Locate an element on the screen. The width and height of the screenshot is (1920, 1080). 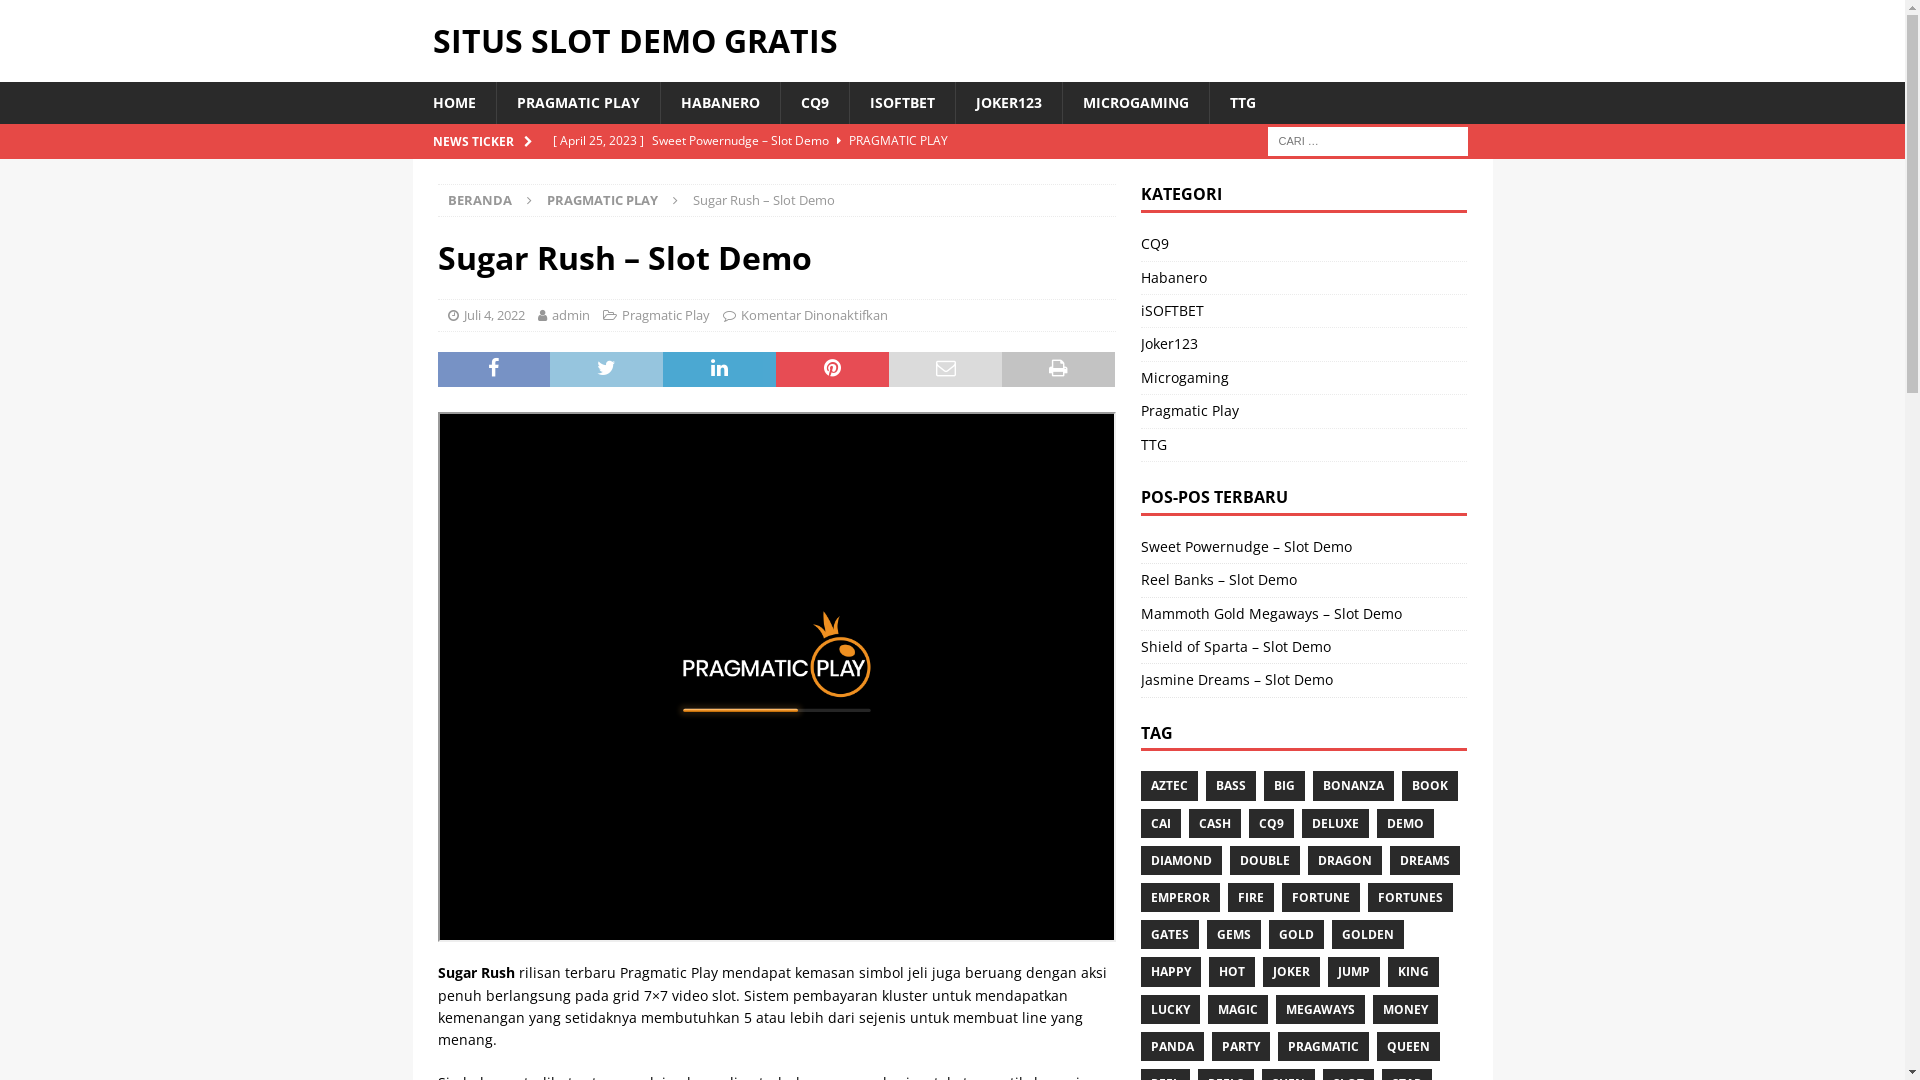
'MONEY' is located at coordinates (1404, 1009).